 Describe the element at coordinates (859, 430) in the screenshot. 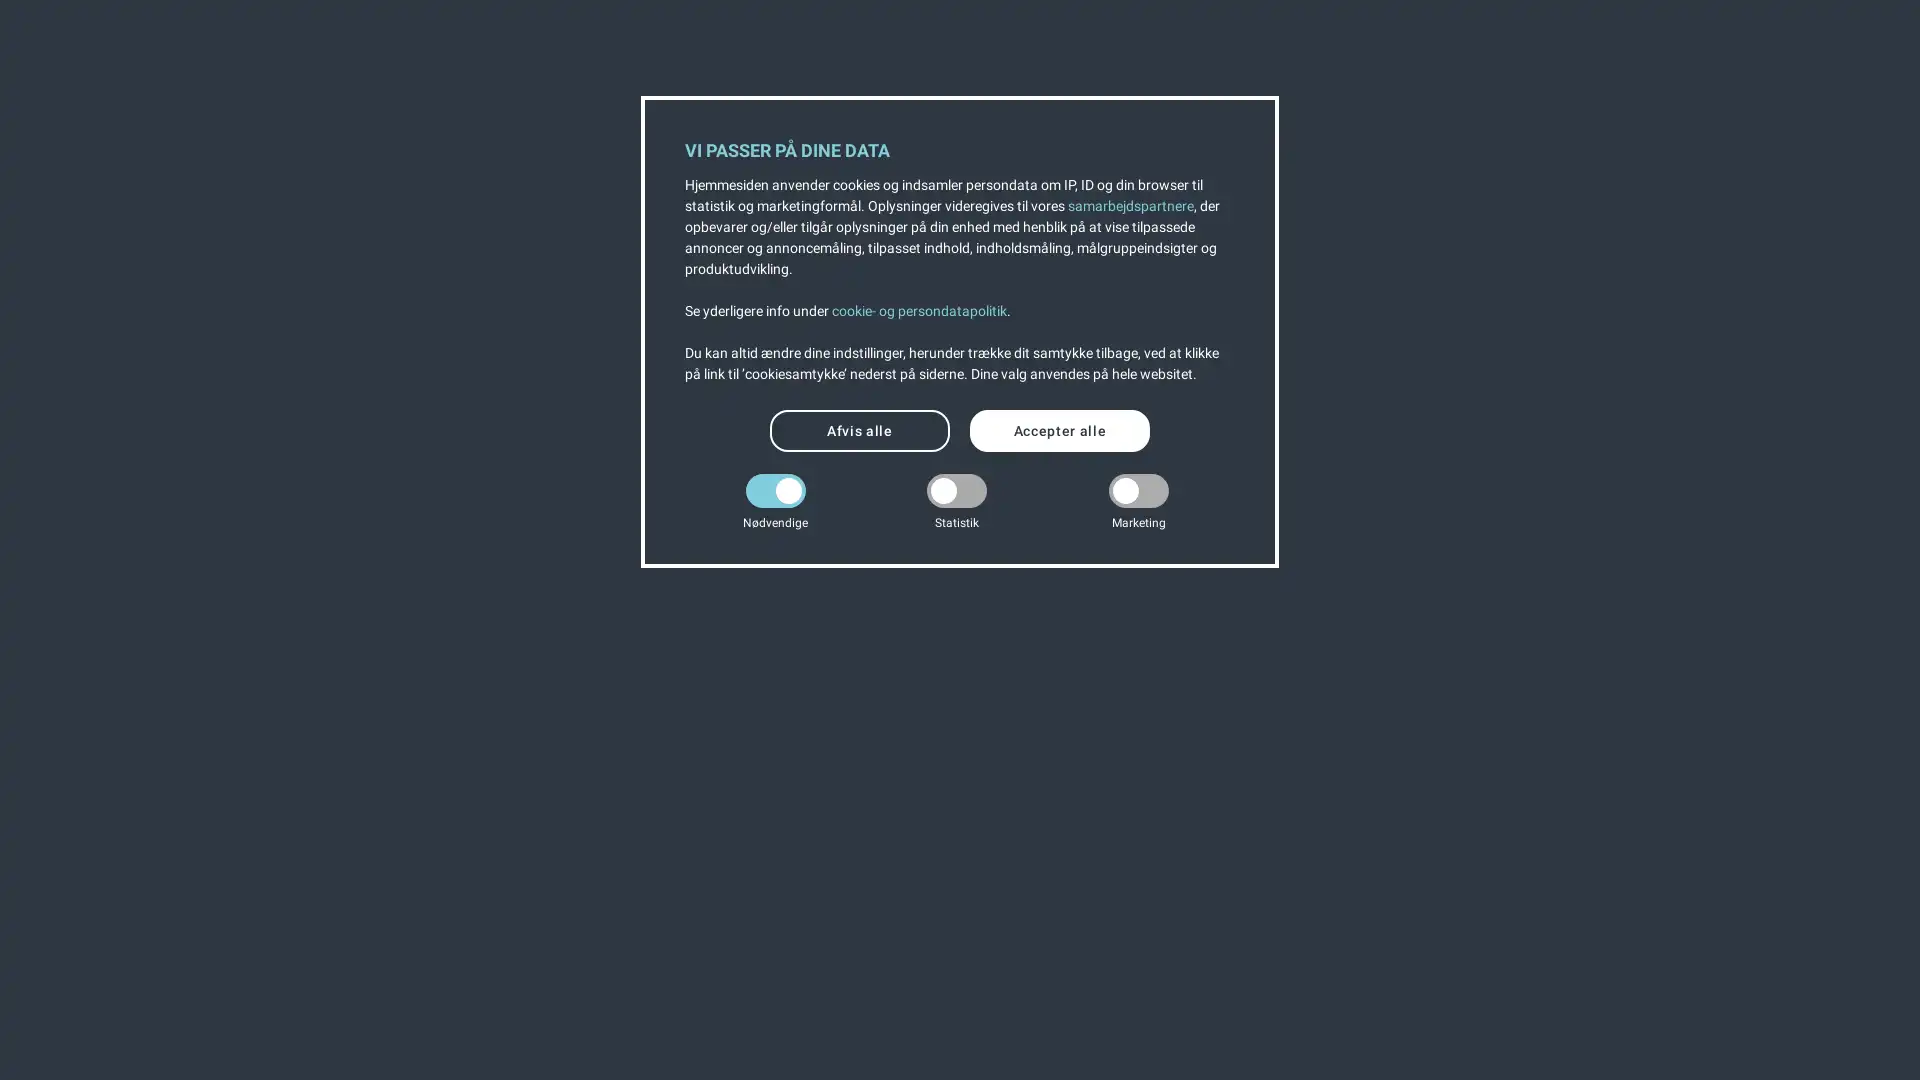

I see `Afvis alle` at that location.